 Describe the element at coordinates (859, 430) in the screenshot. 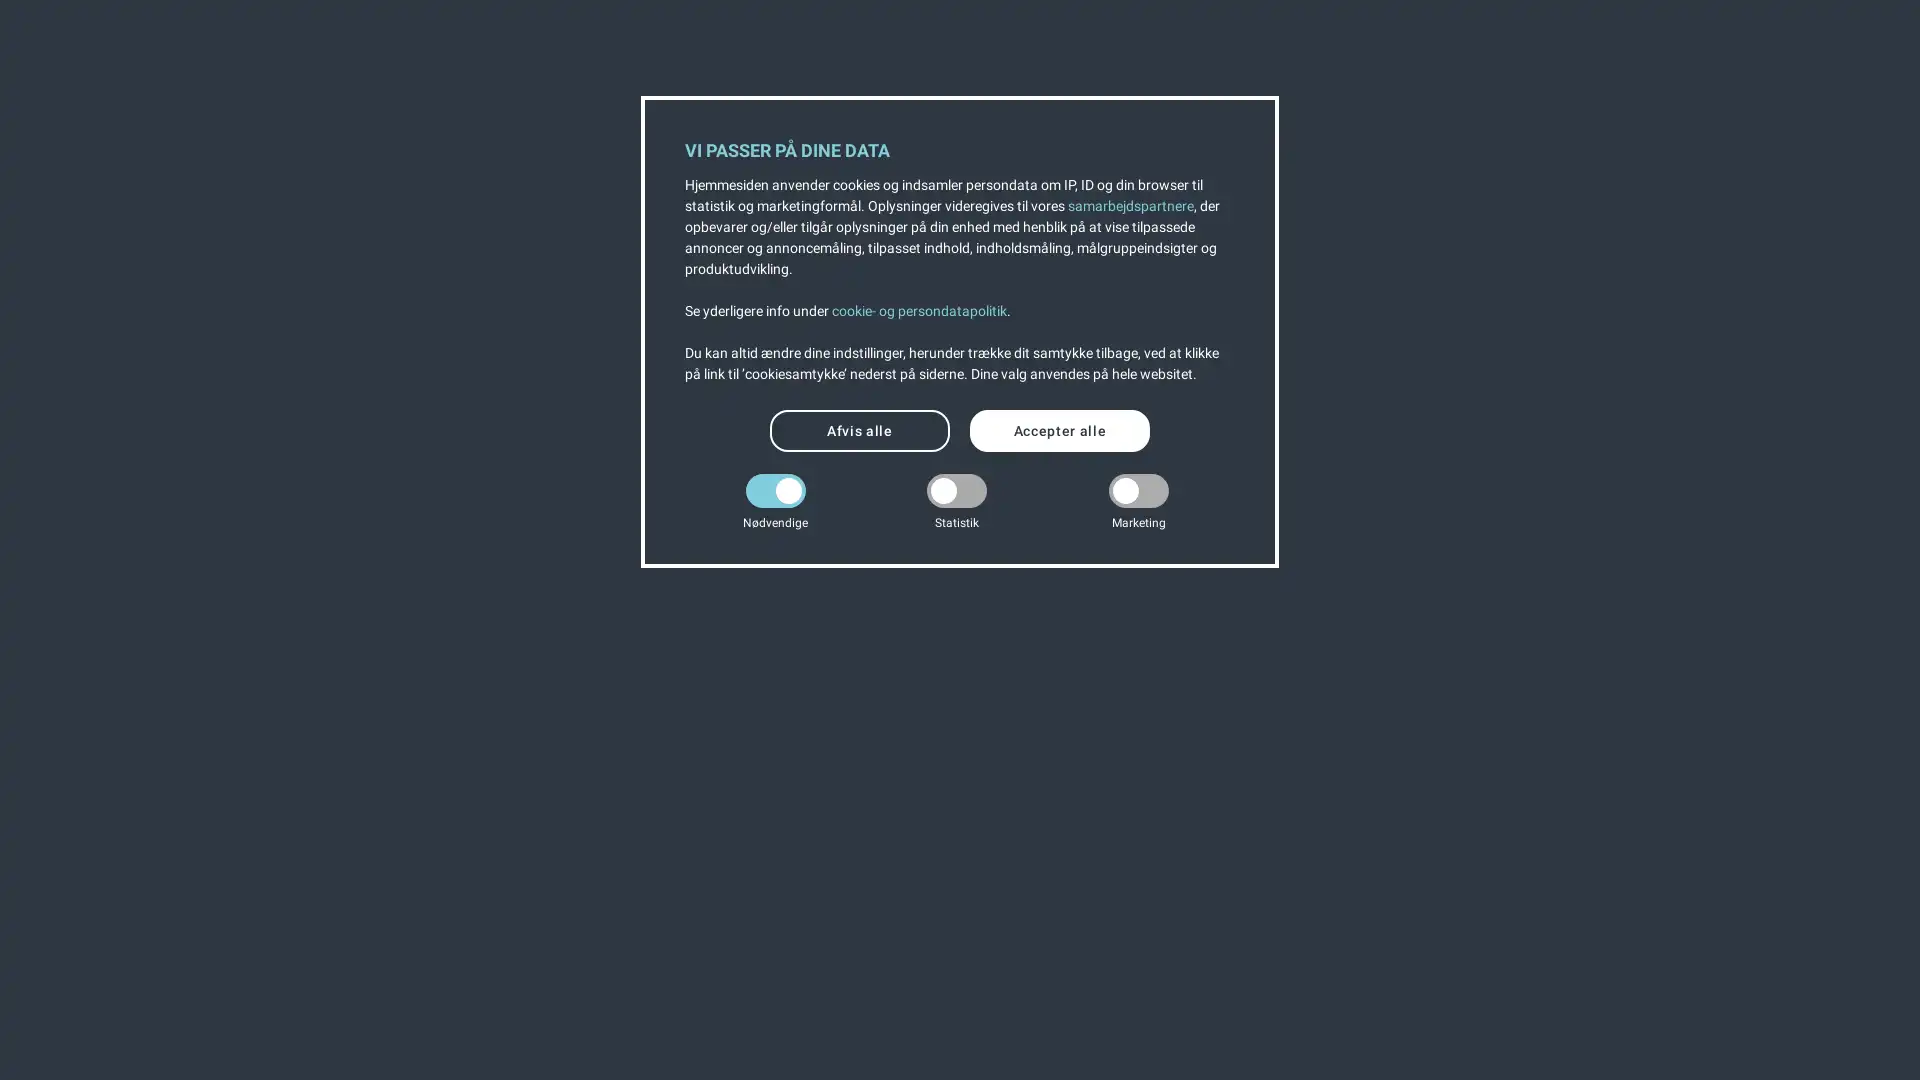

I see `Afvis alle` at that location.